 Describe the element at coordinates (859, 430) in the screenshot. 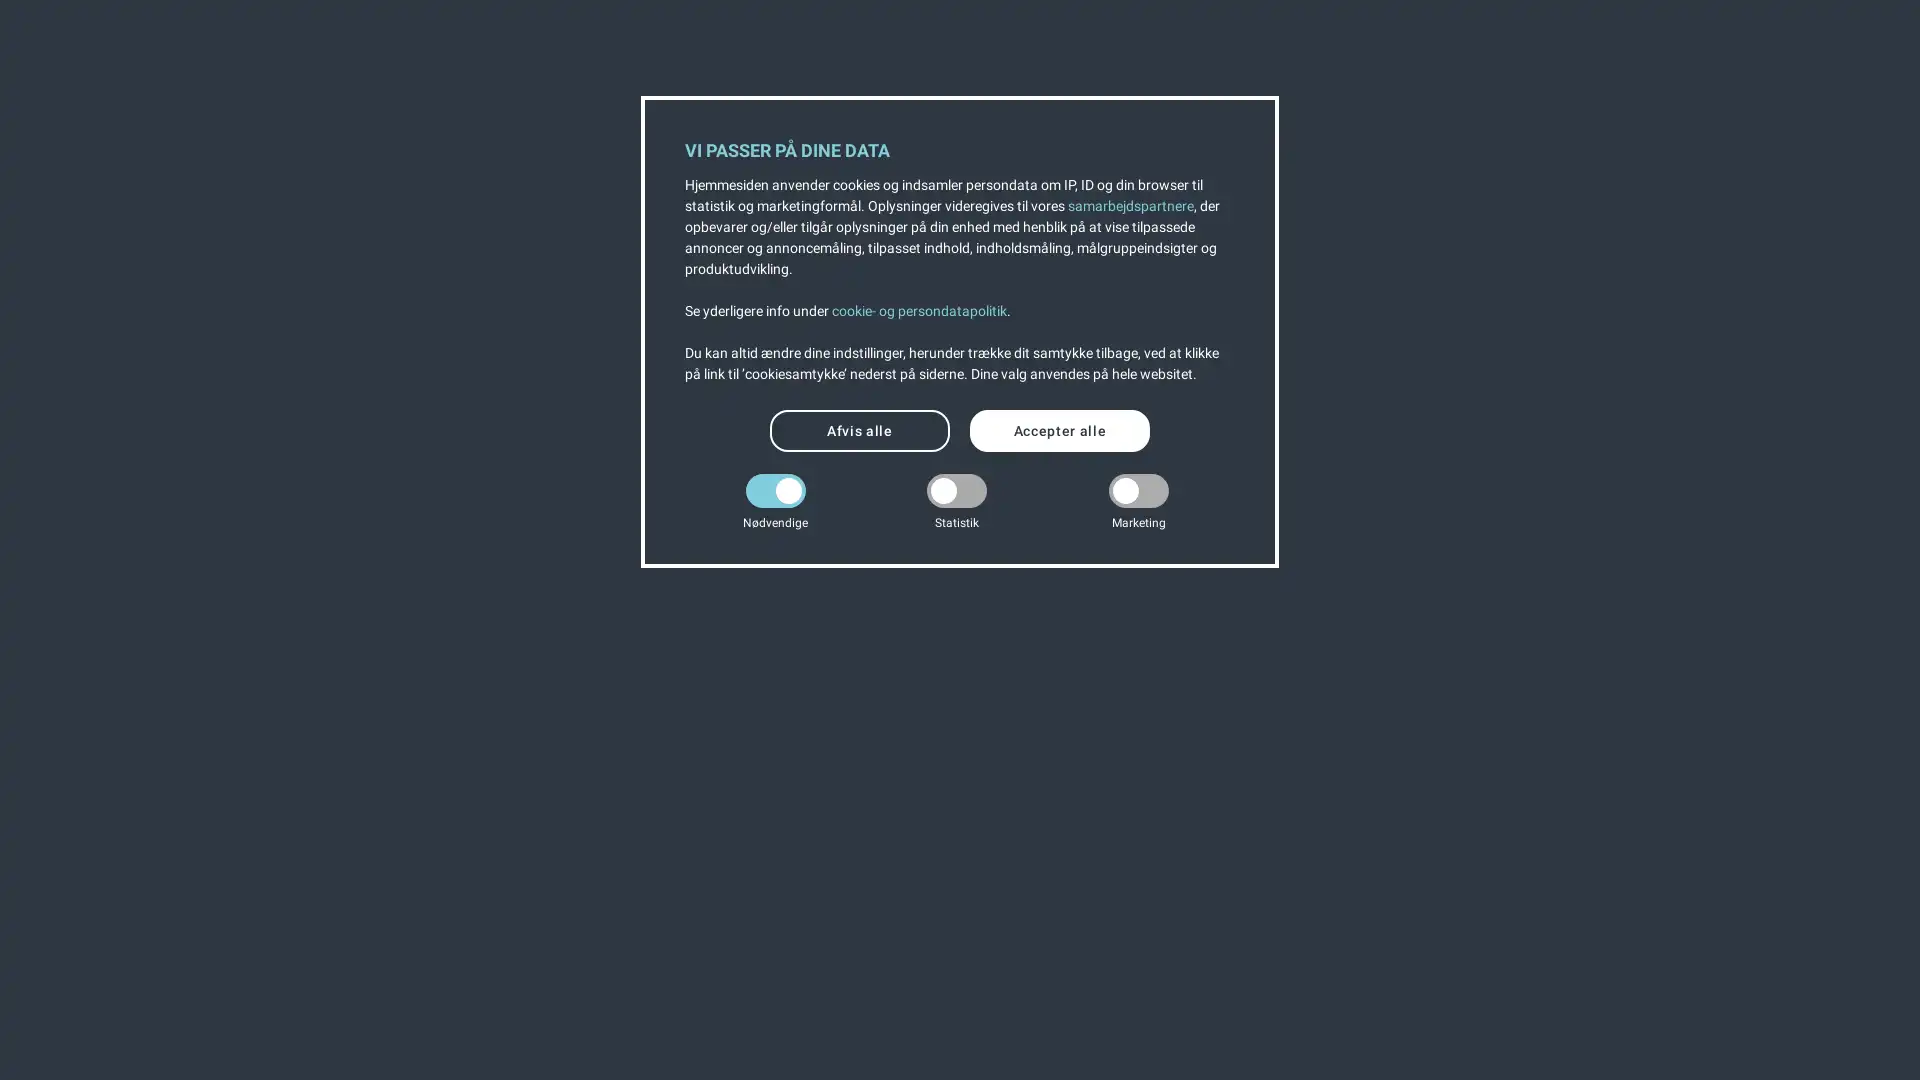

I see `Afvis alle` at that location.